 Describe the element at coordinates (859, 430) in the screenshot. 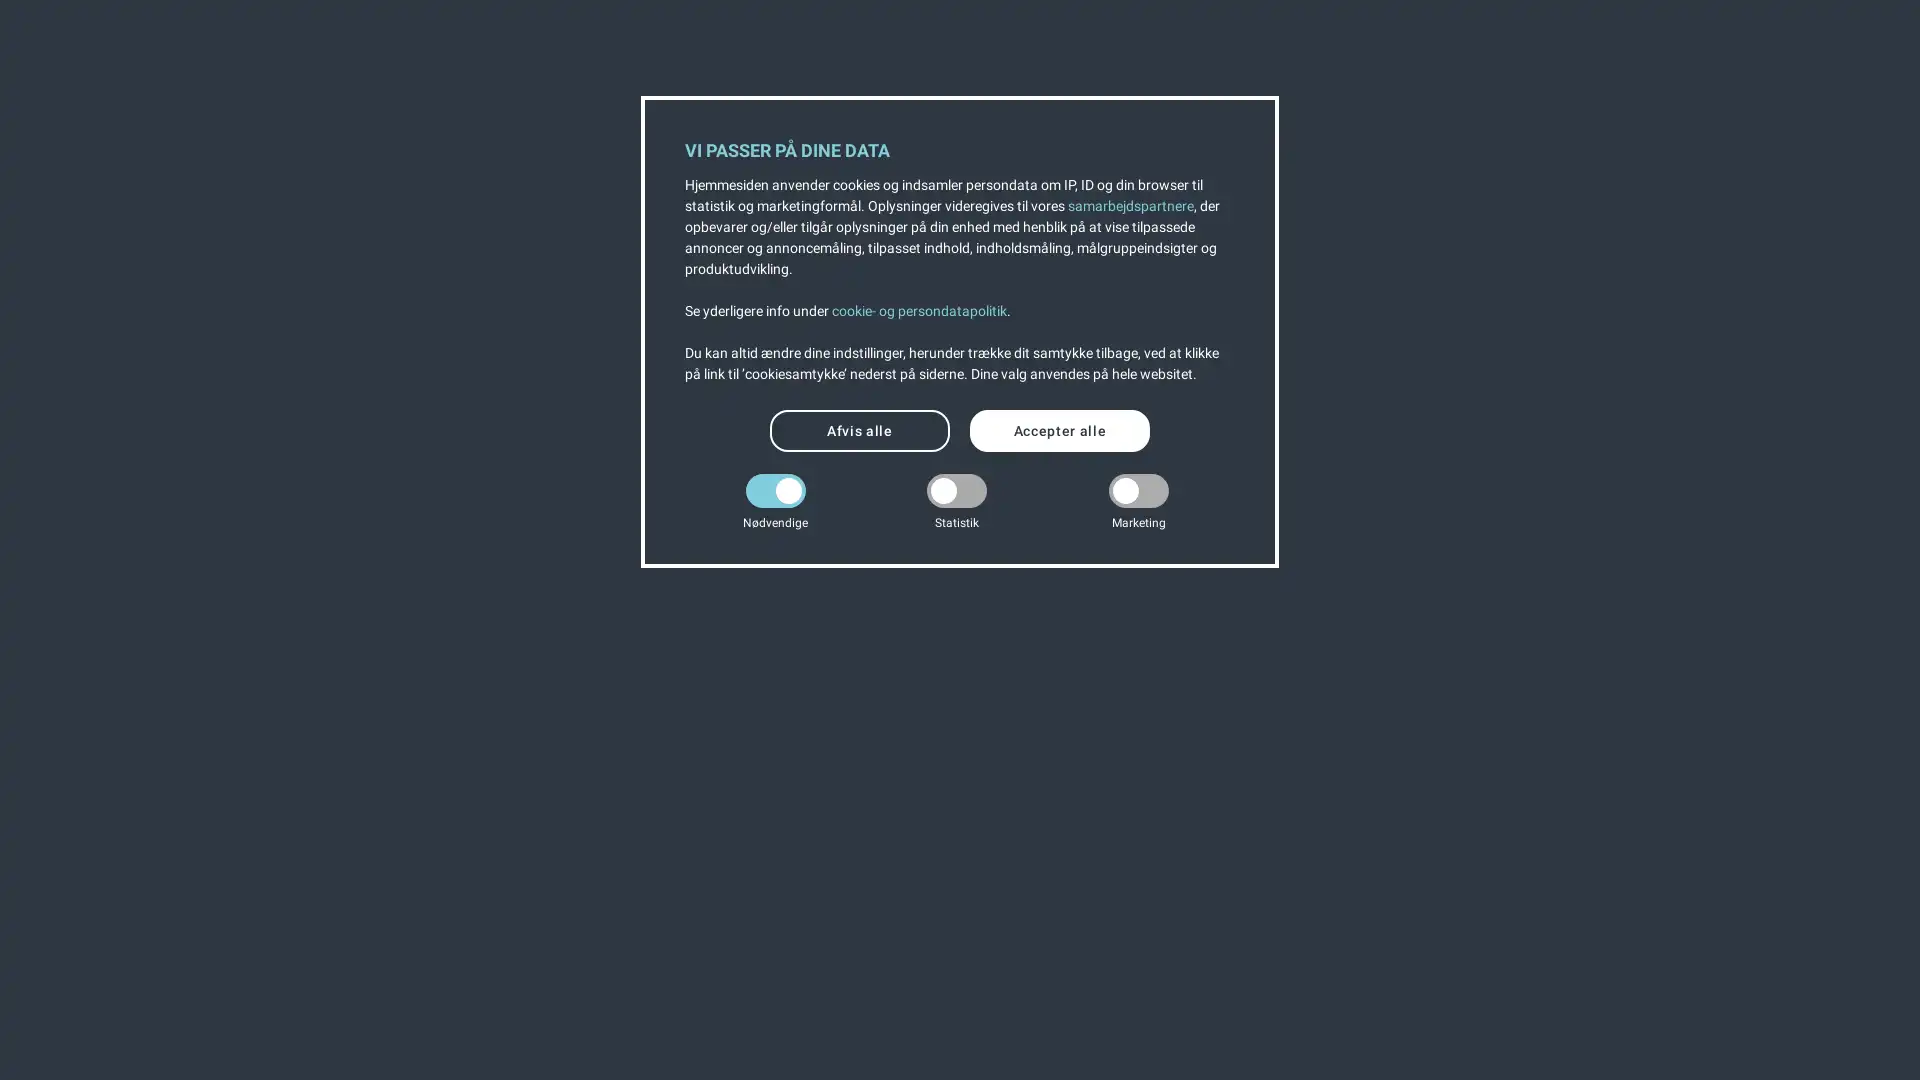

I see `Afvis alle` at that location.